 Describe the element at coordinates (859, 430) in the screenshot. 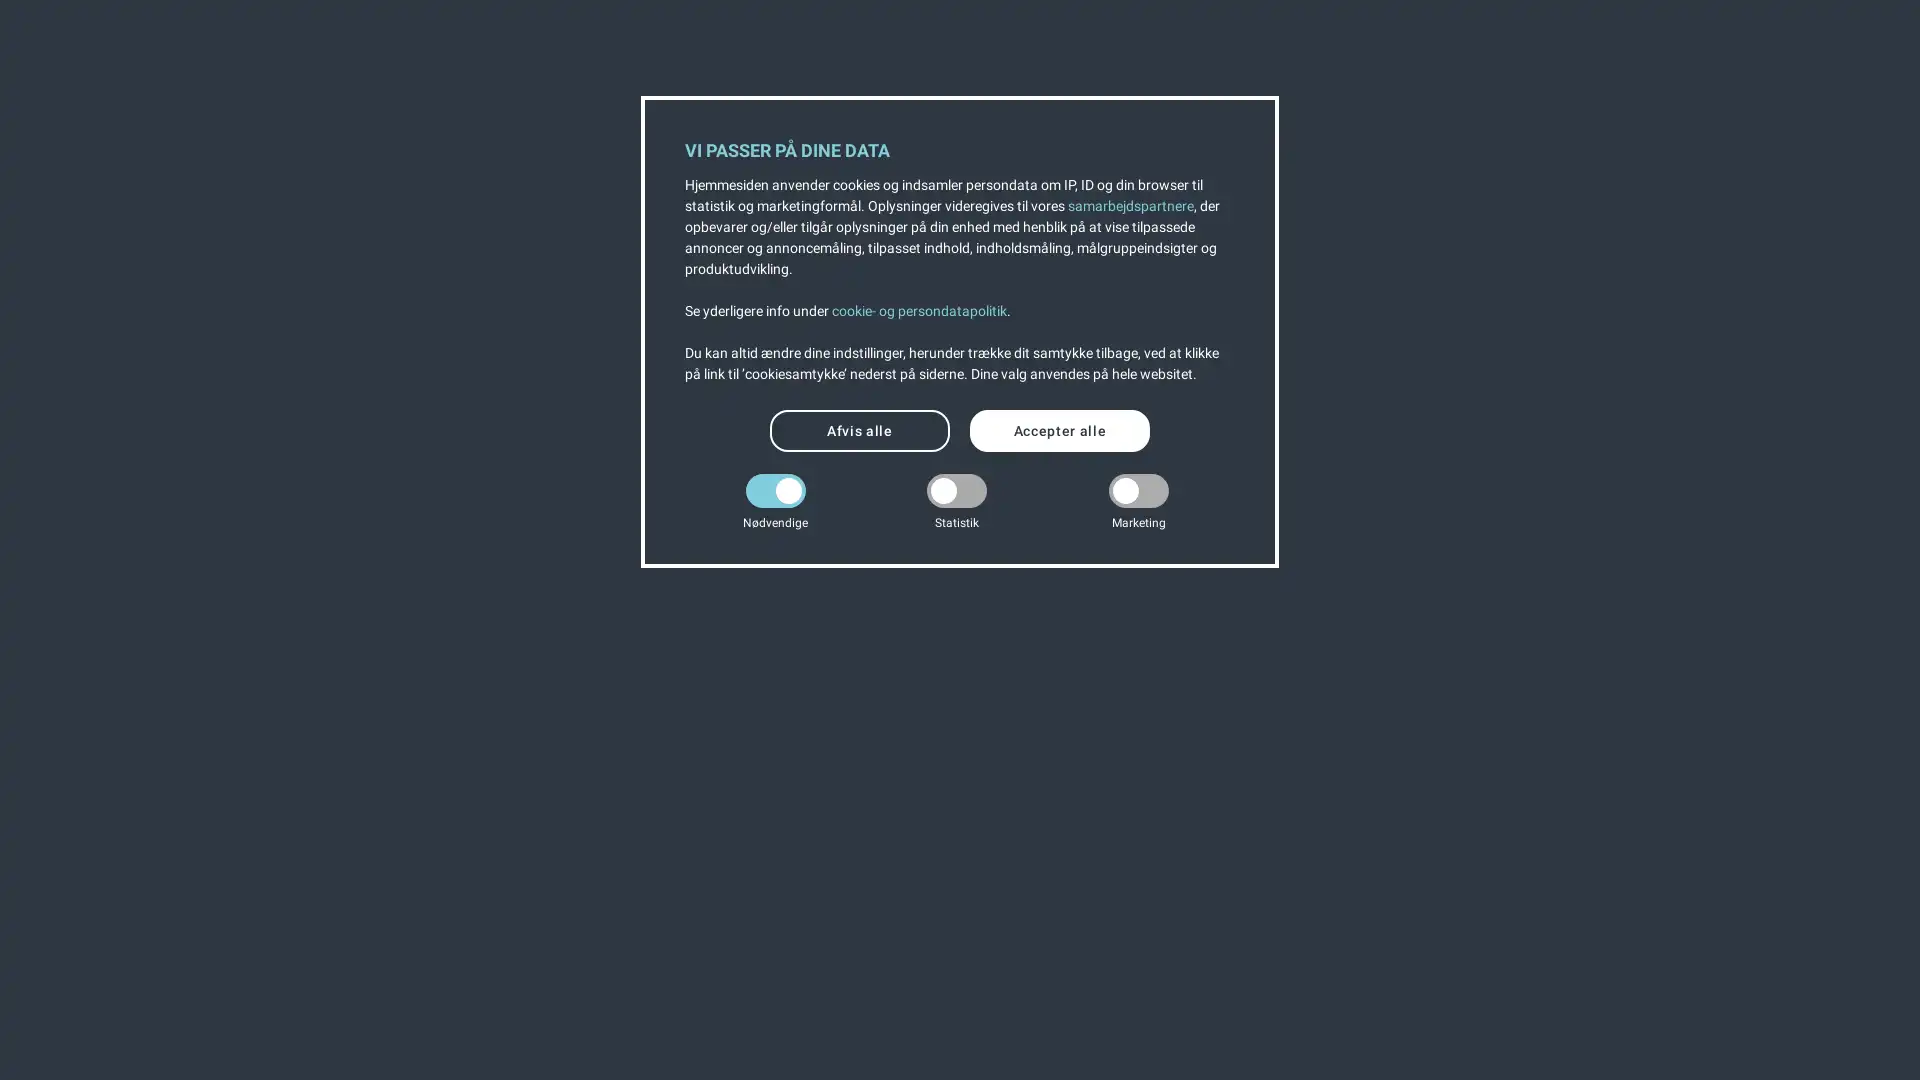

I see `Afvis alle` at that location.